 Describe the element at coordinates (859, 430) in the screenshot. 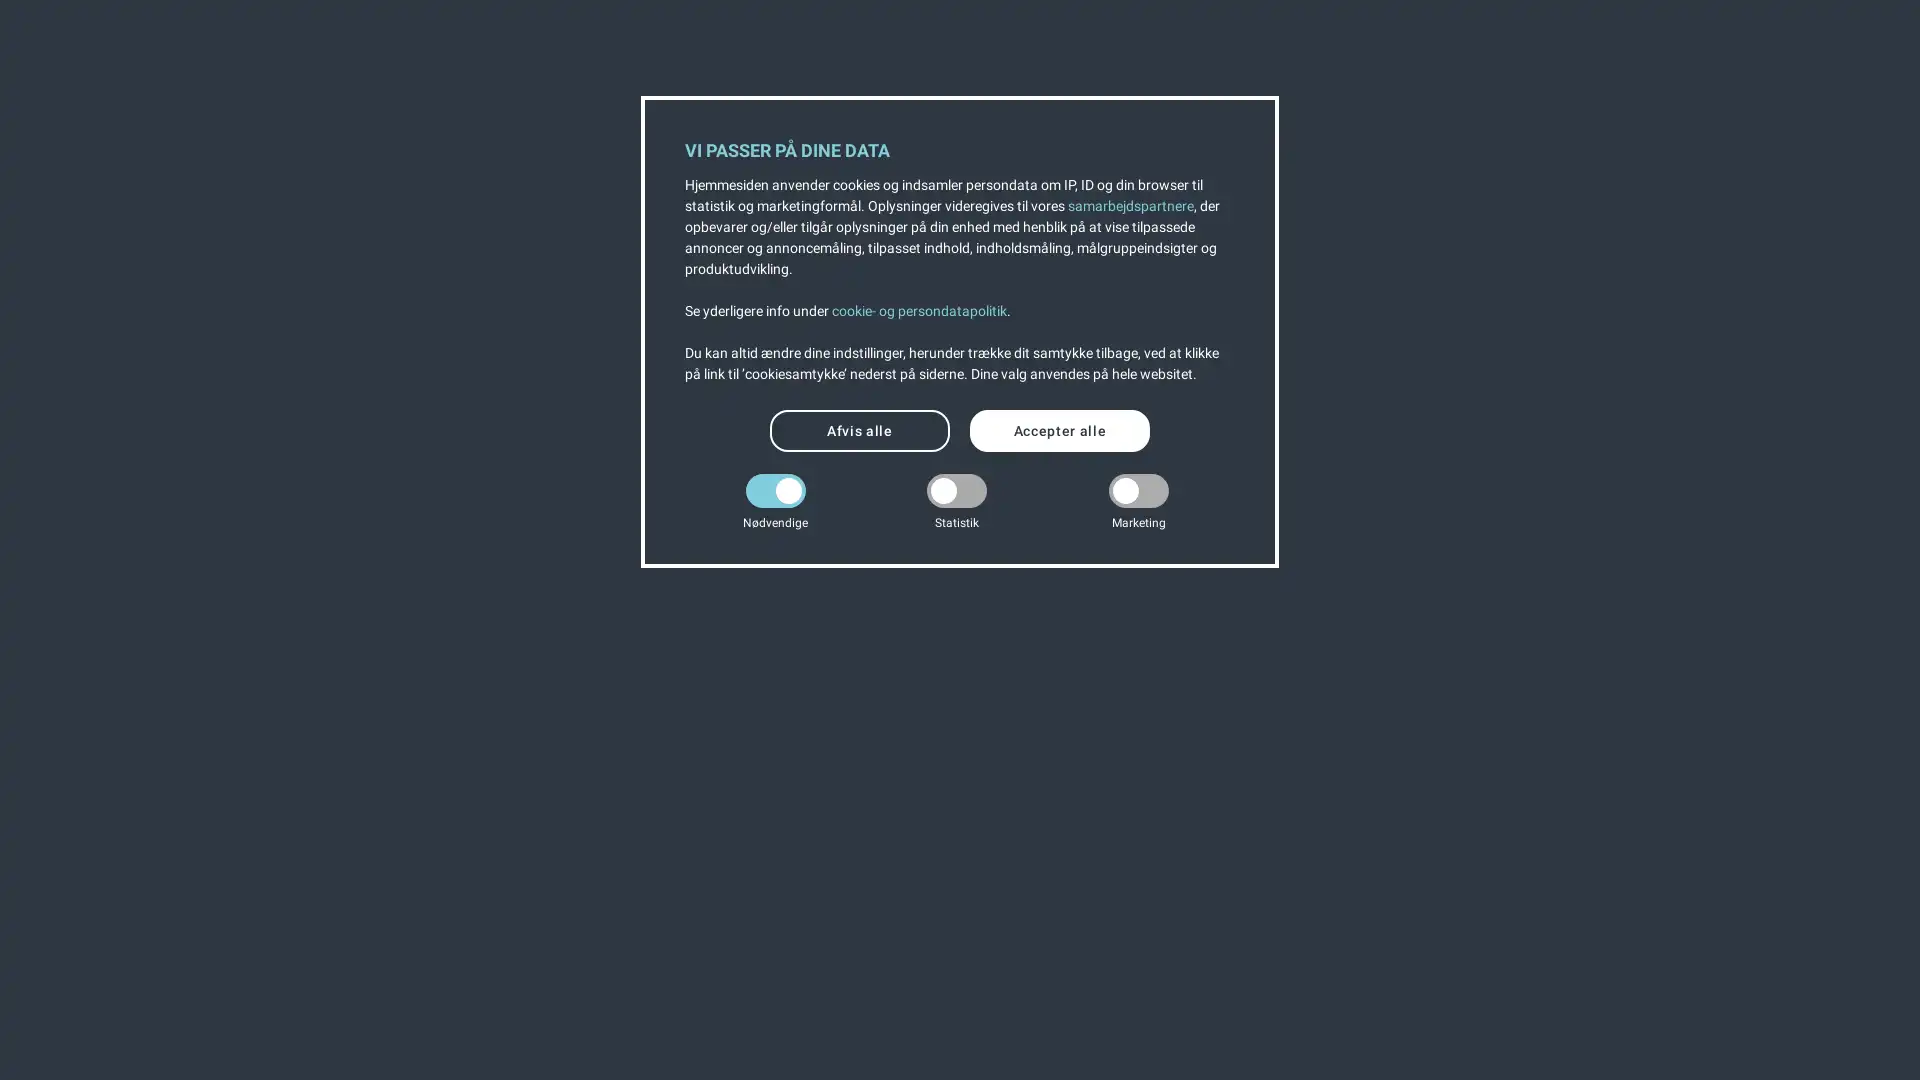

I see `Afvis alle` at that location.